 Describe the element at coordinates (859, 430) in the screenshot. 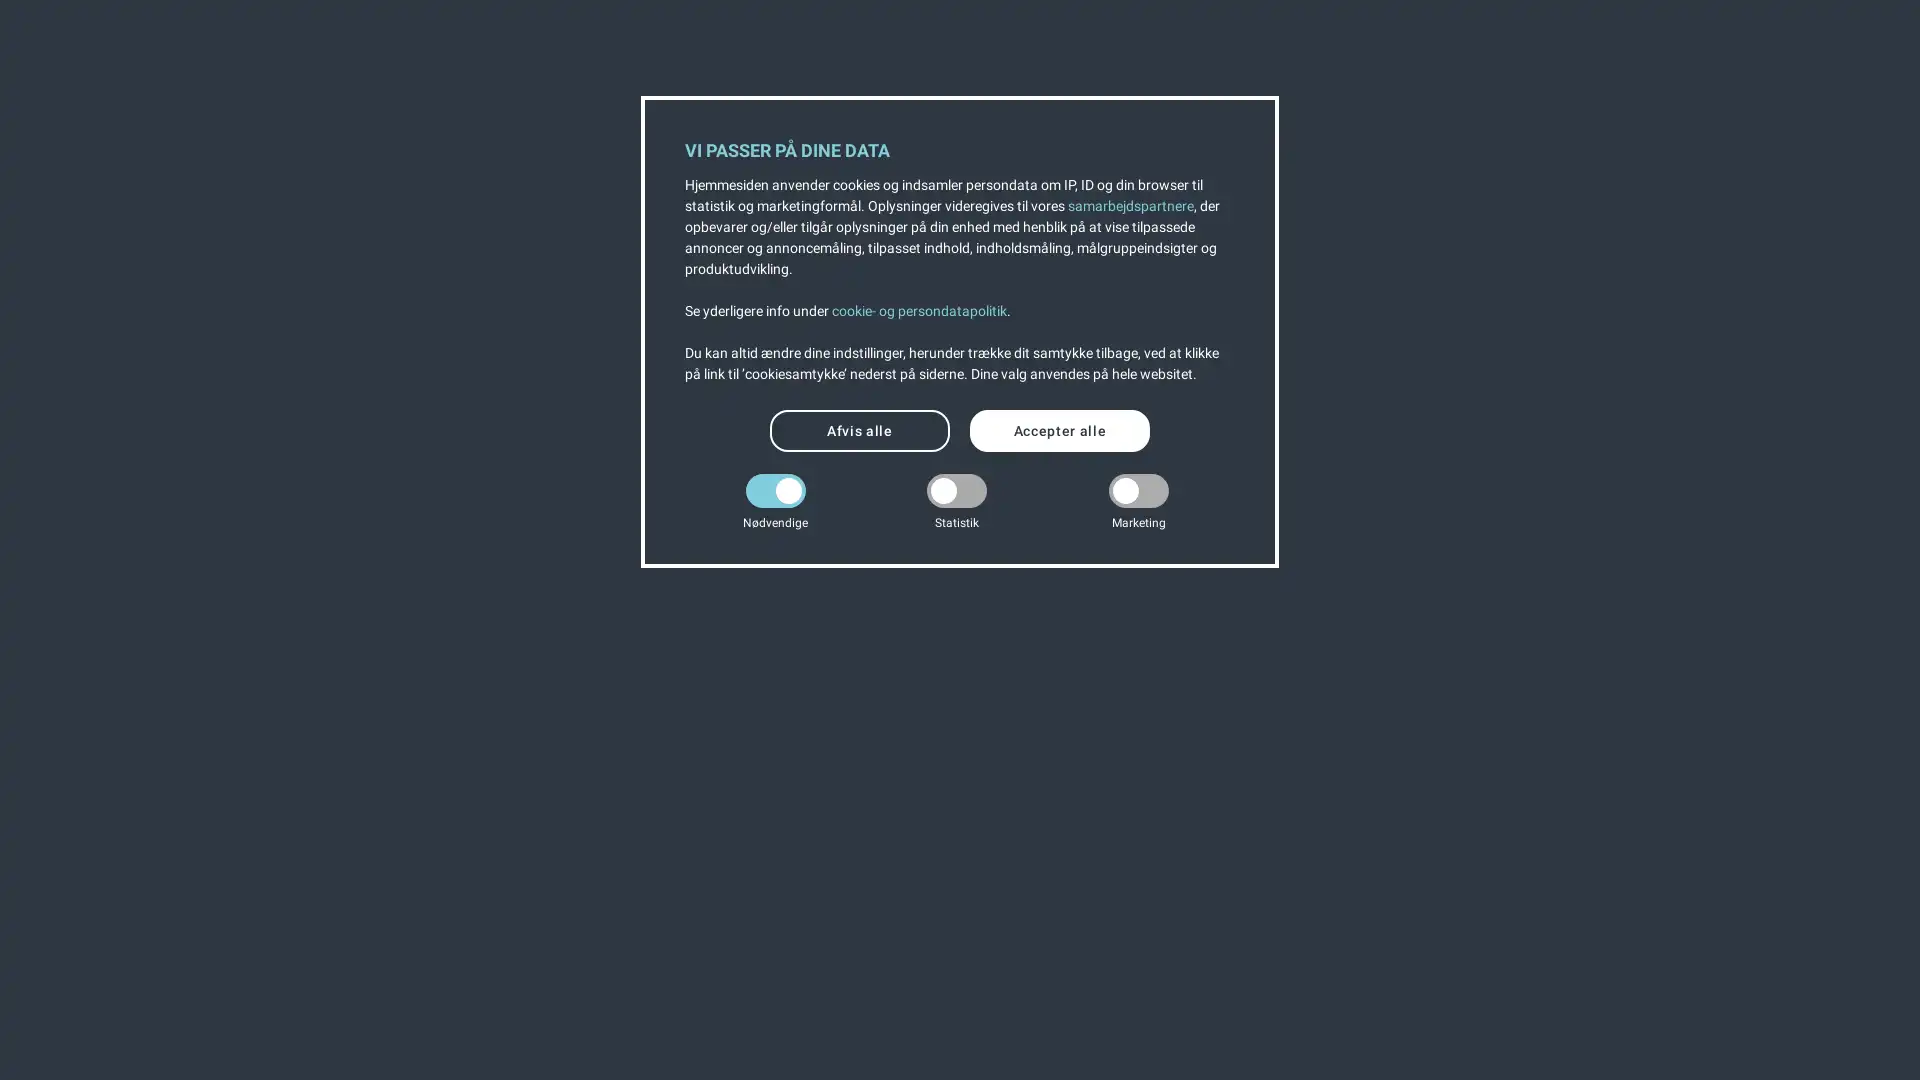

I see `Afvis alle` at that location.